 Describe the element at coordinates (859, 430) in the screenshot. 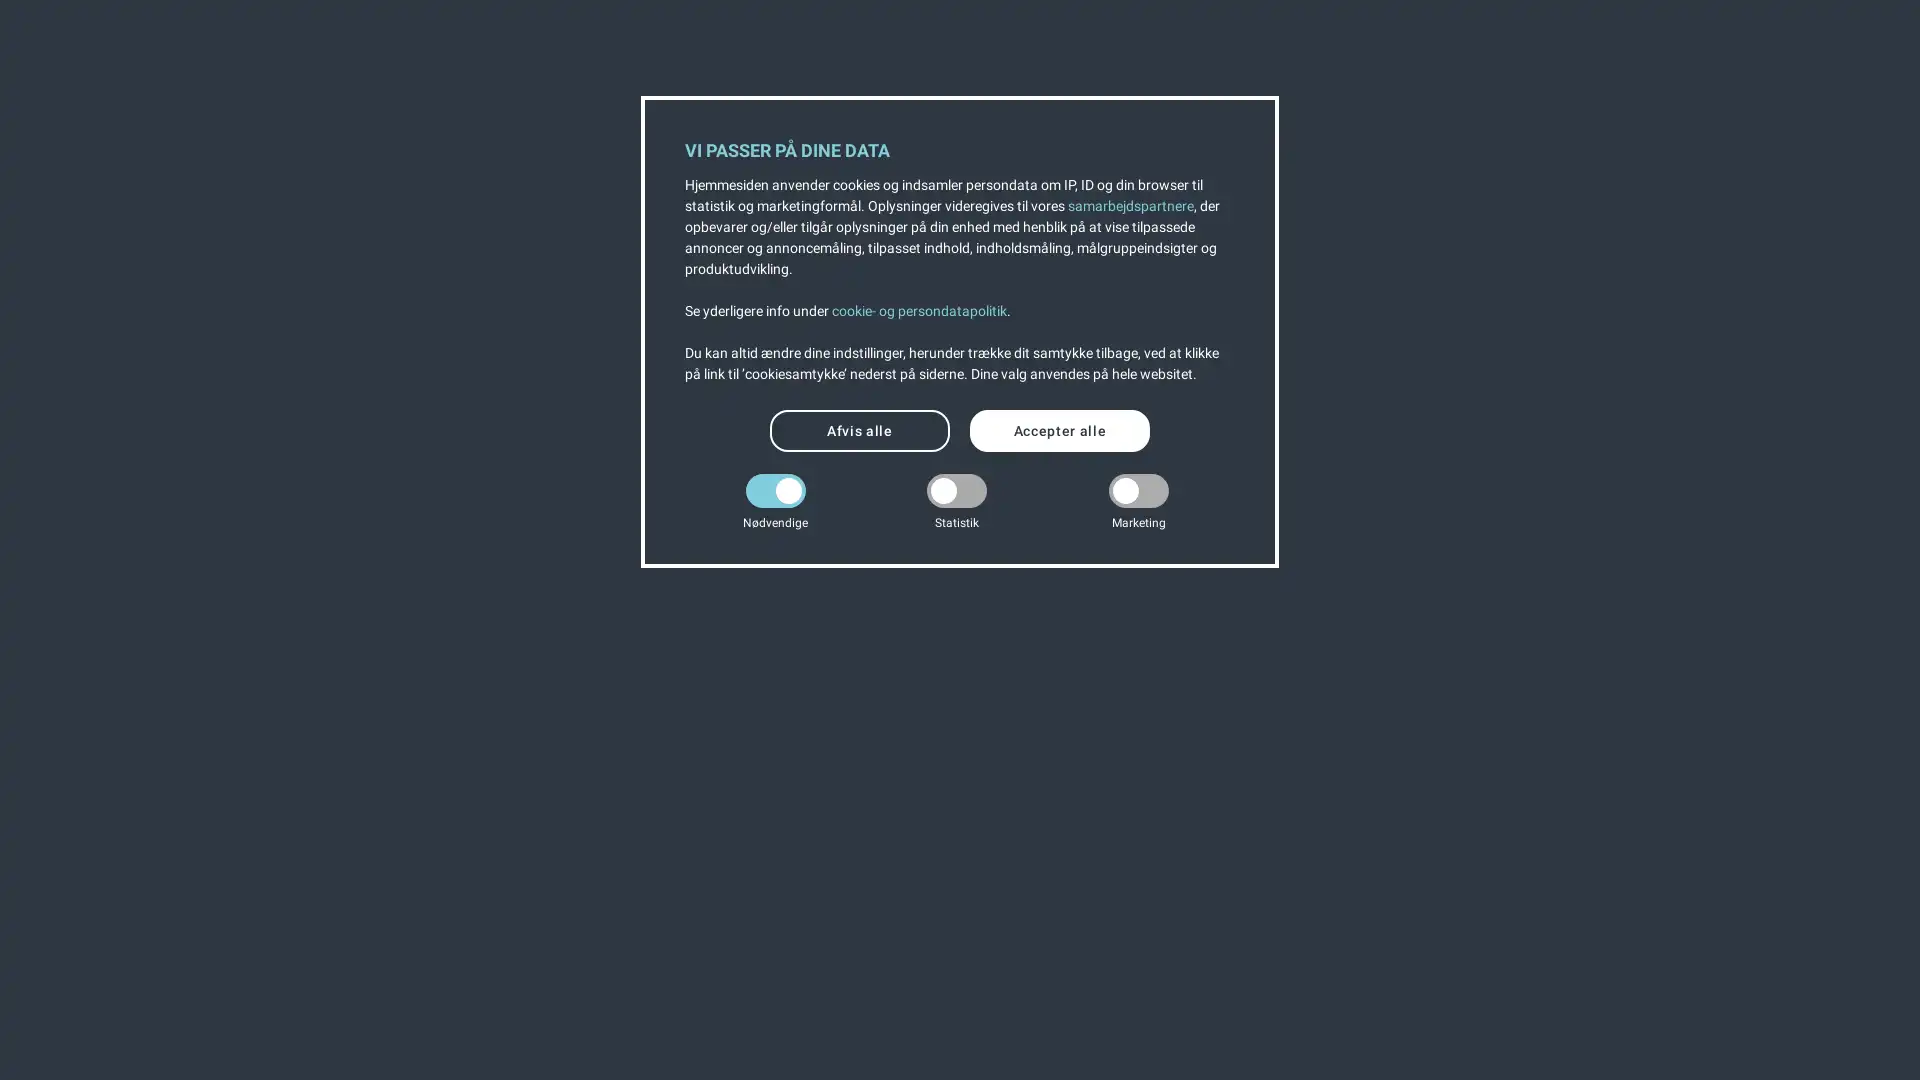

I see `Afvis alle` at that location.